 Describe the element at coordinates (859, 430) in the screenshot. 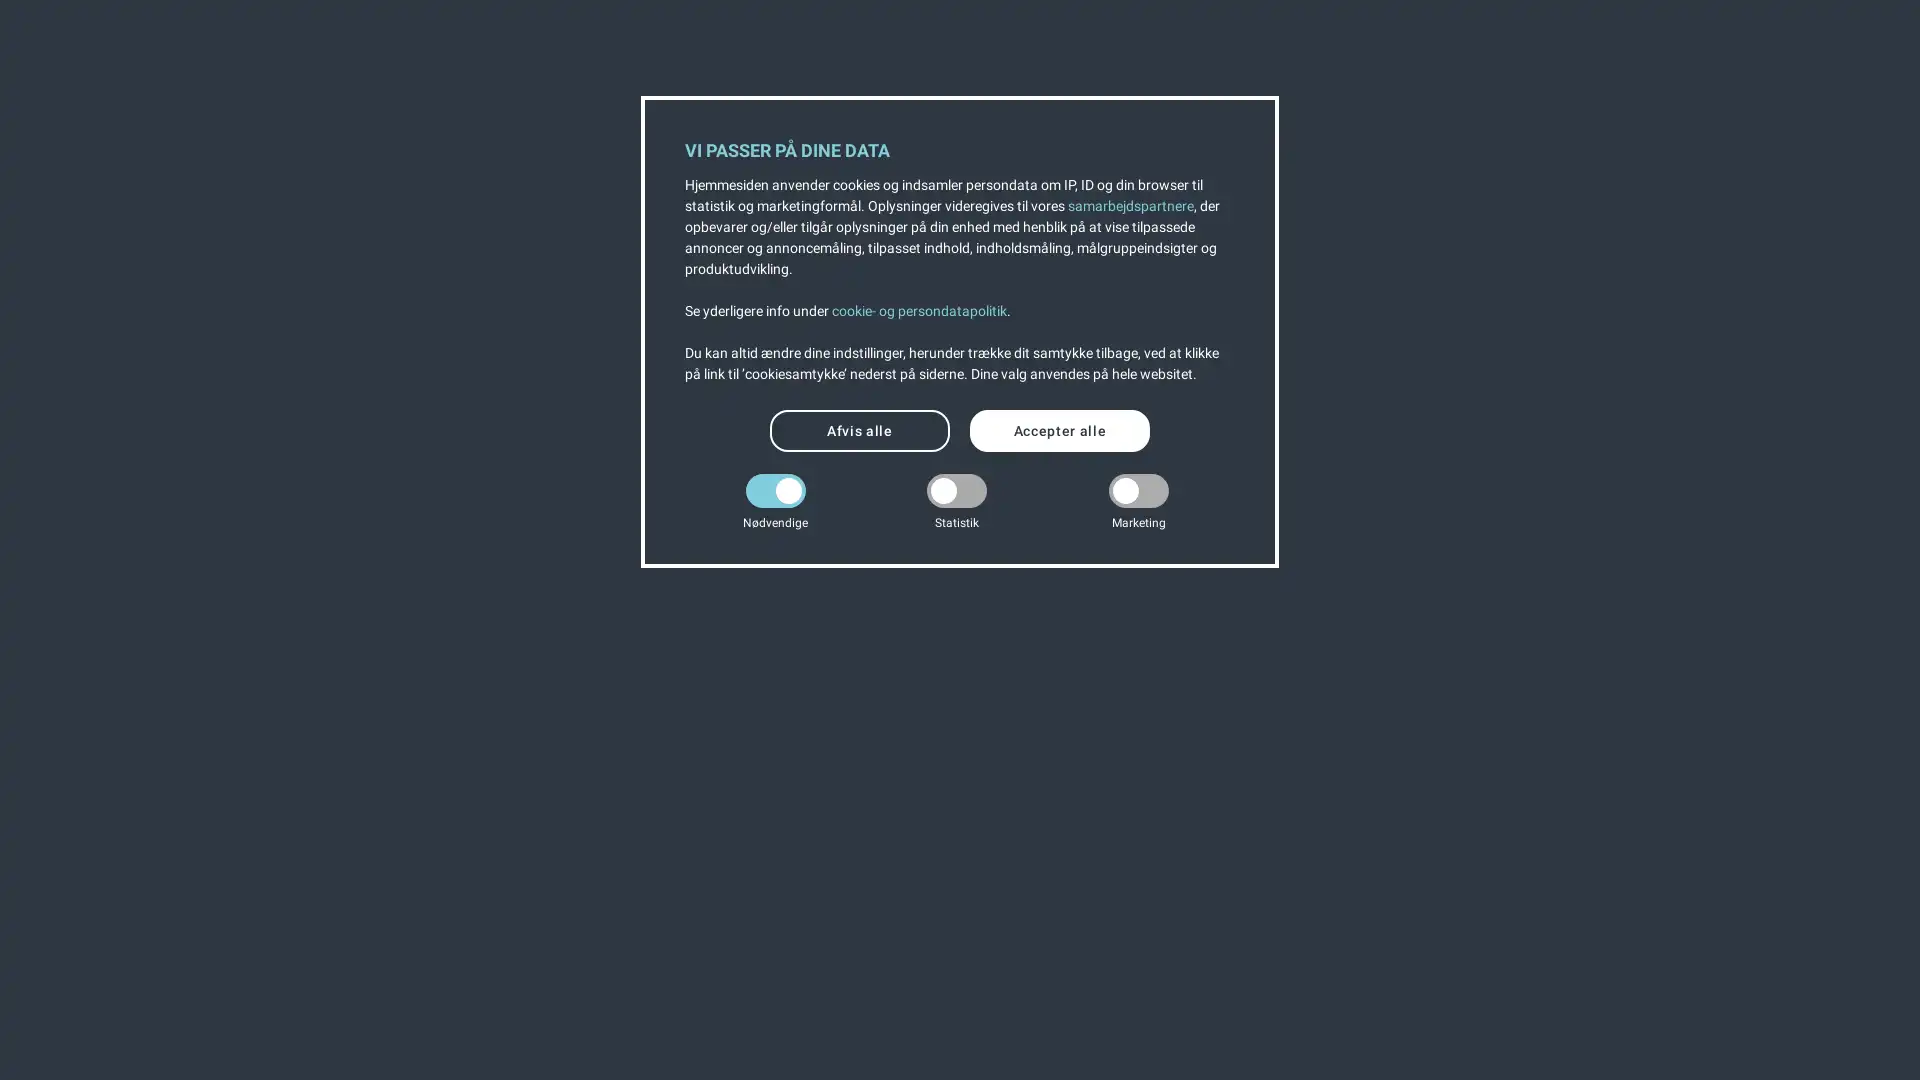

I see `Afvis alle` at that location.